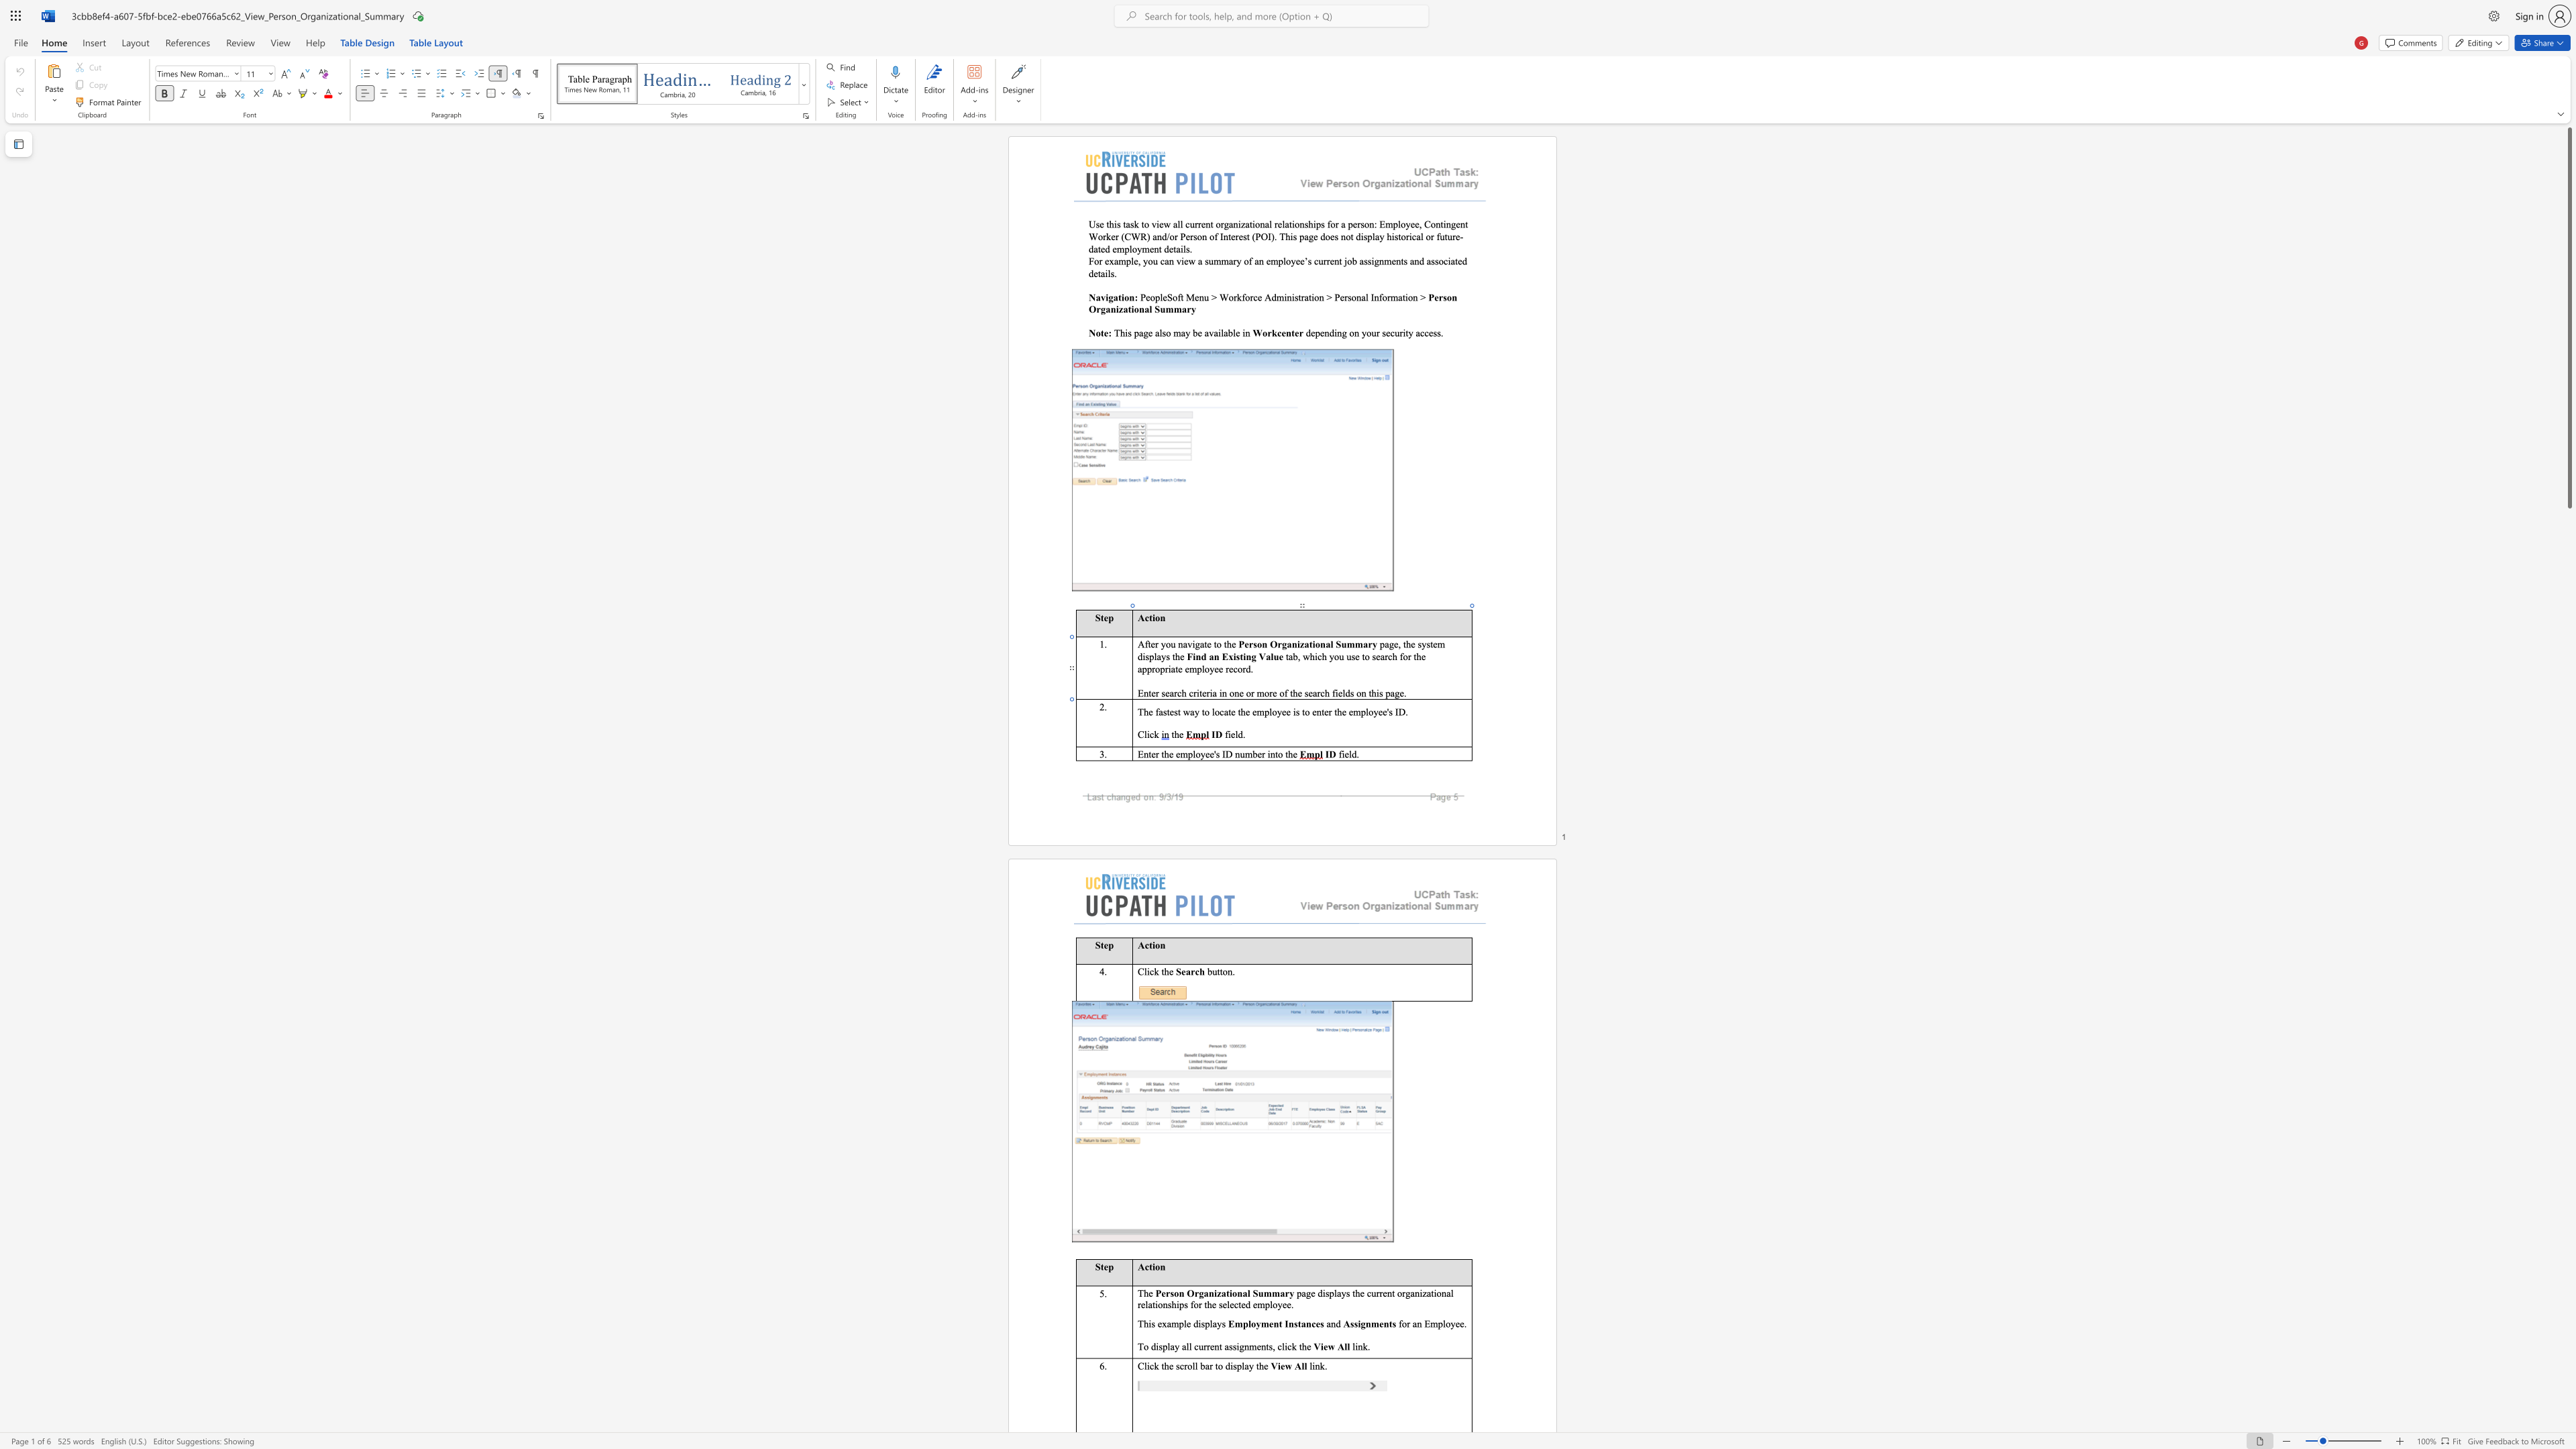 The image size is (2576, 1449). I want to click on the 1th character "g" in the text, so click(1362, 1322).